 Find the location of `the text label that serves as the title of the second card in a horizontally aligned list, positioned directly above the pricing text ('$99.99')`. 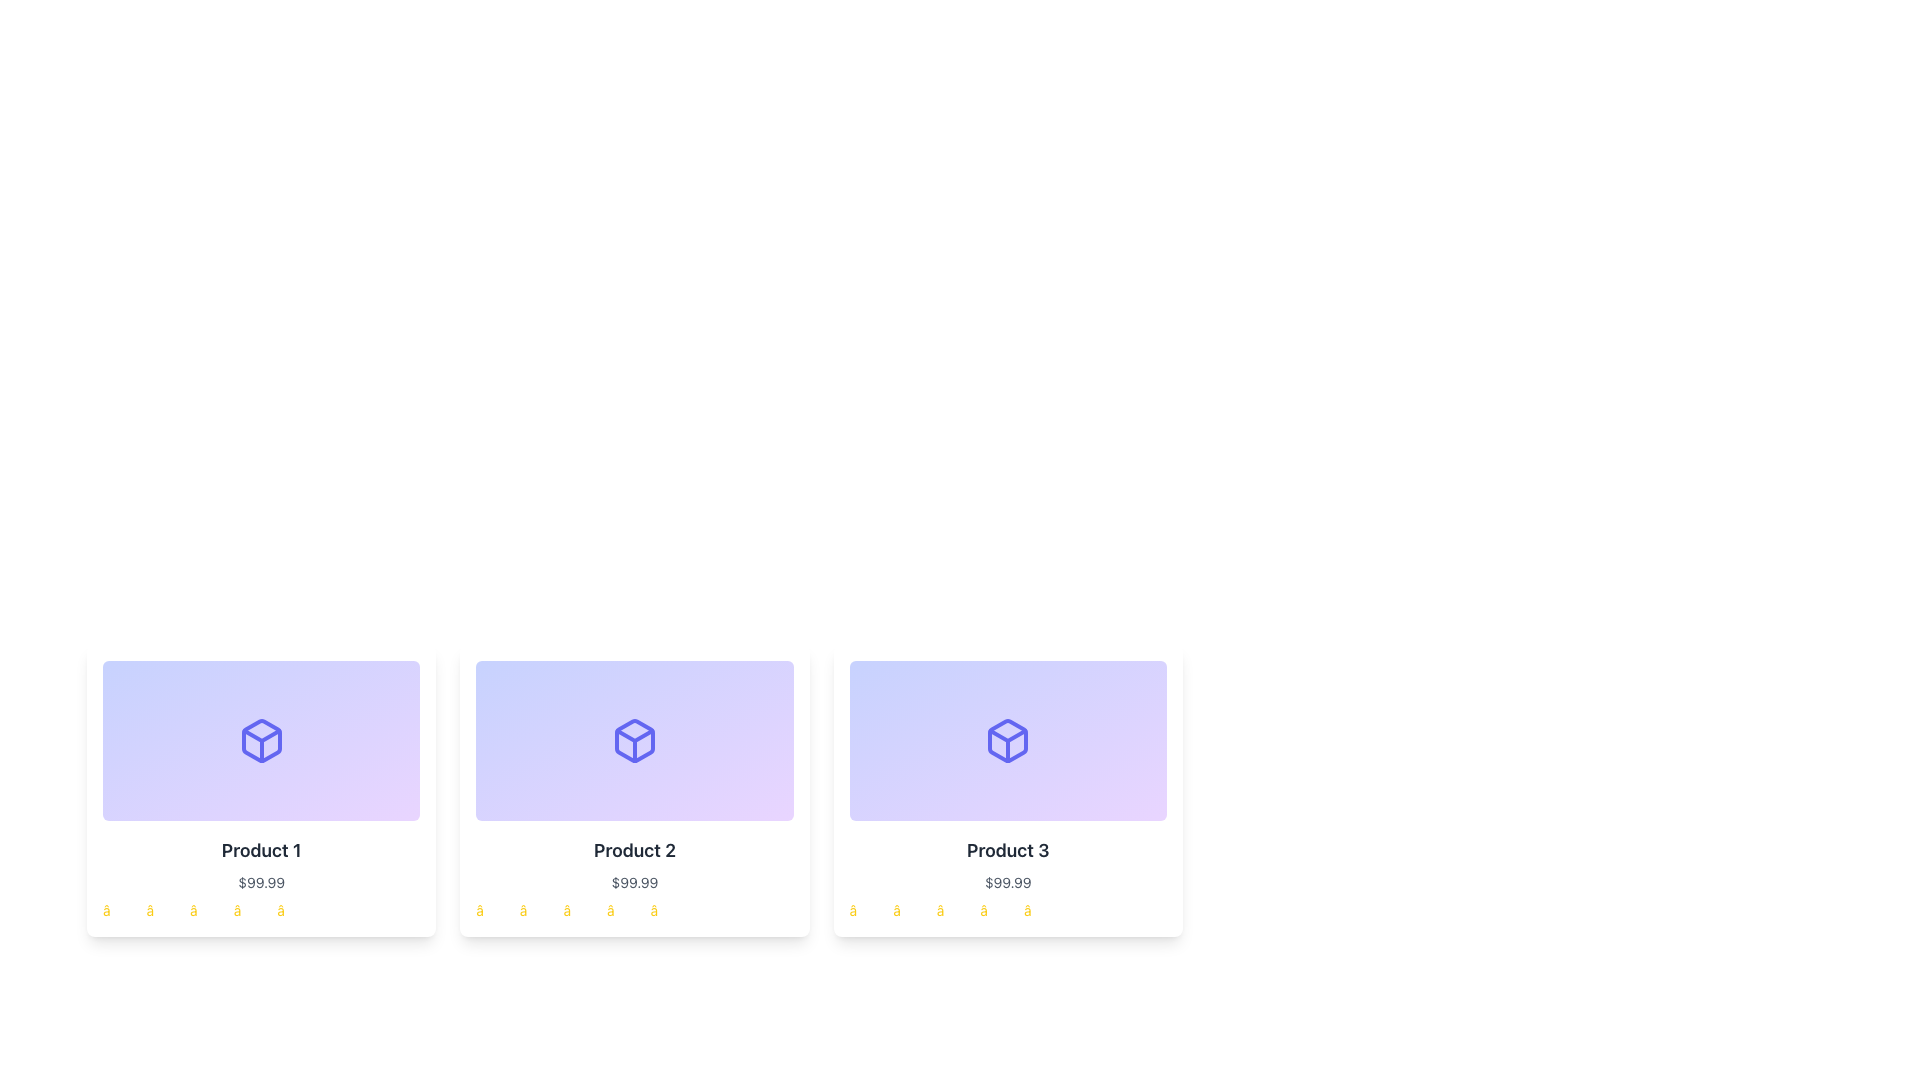

the text label that serves as the title of the second card in a horizontally aligned list, positioned directly above the pricing text ('$99.99') is located at coordinates (633, 851).